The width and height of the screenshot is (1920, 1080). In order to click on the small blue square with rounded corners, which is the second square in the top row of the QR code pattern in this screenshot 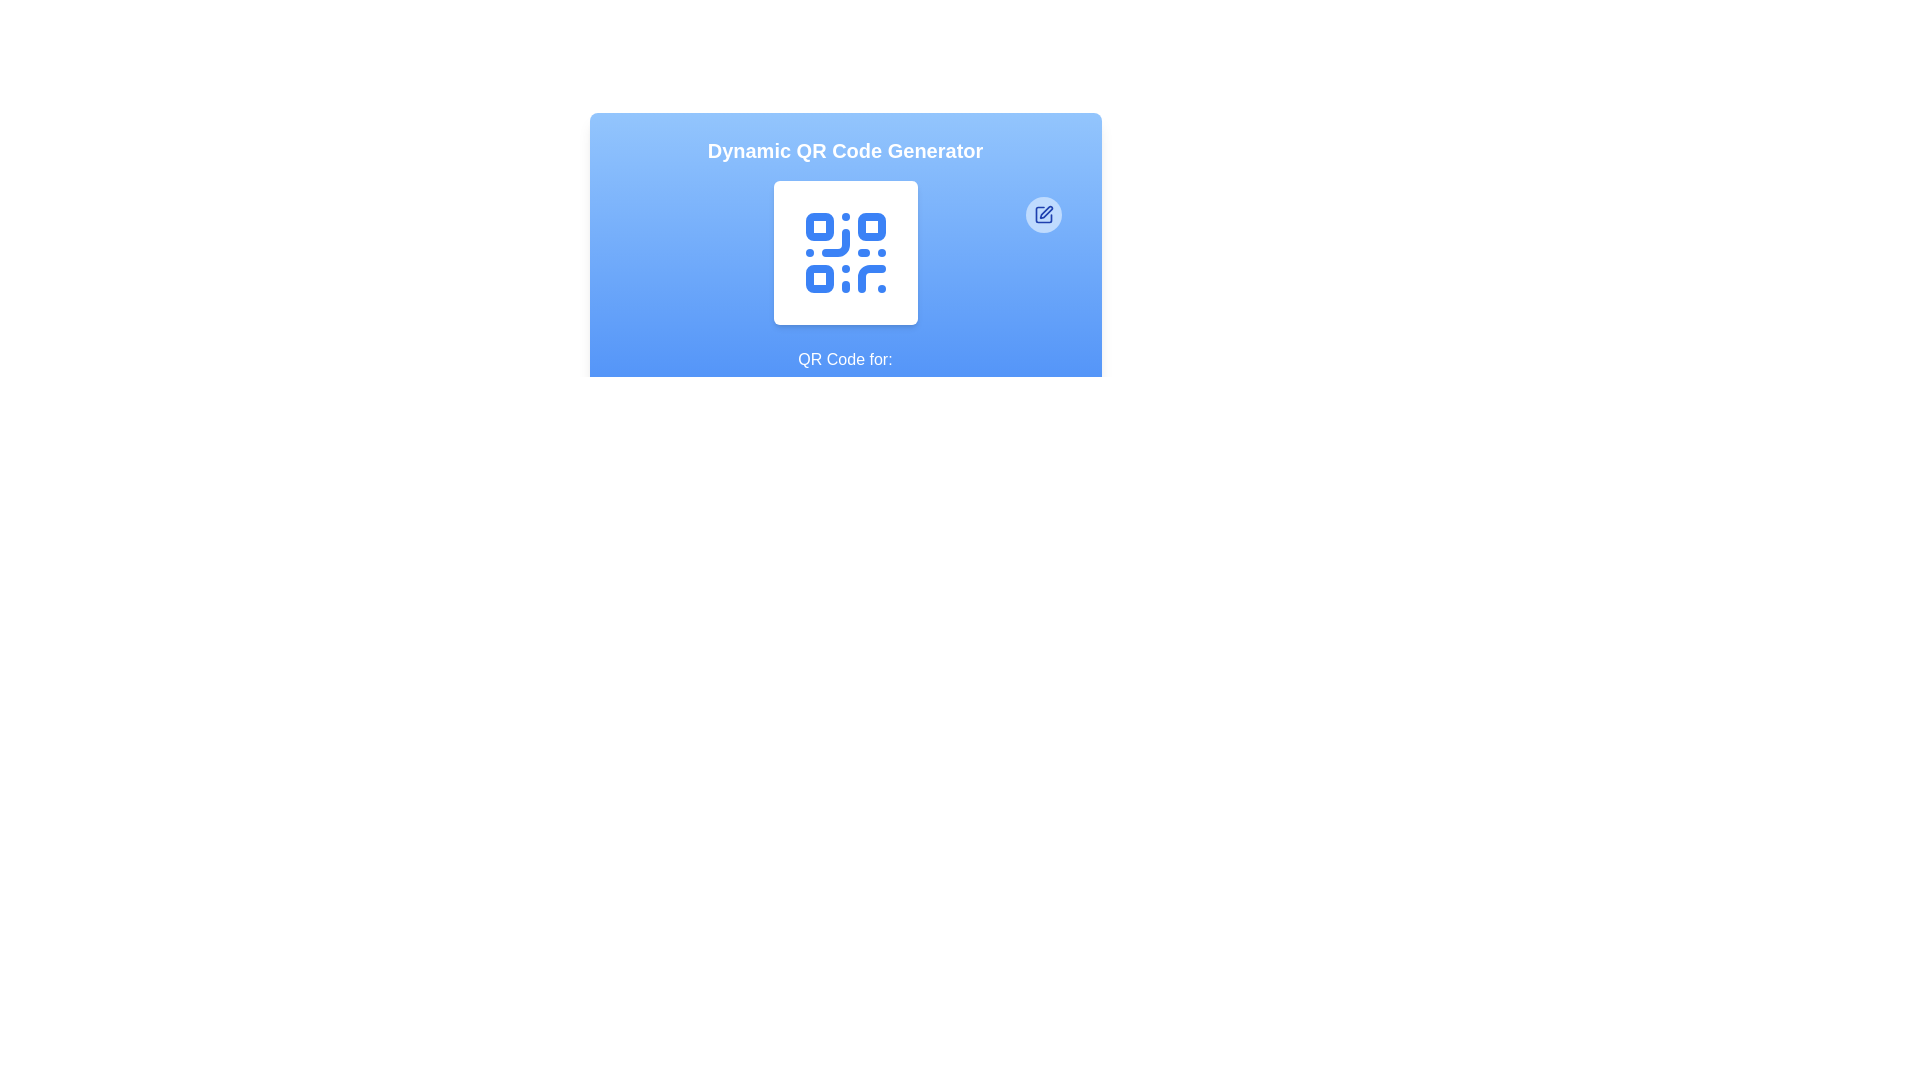, I will do `click(871, 226)`.